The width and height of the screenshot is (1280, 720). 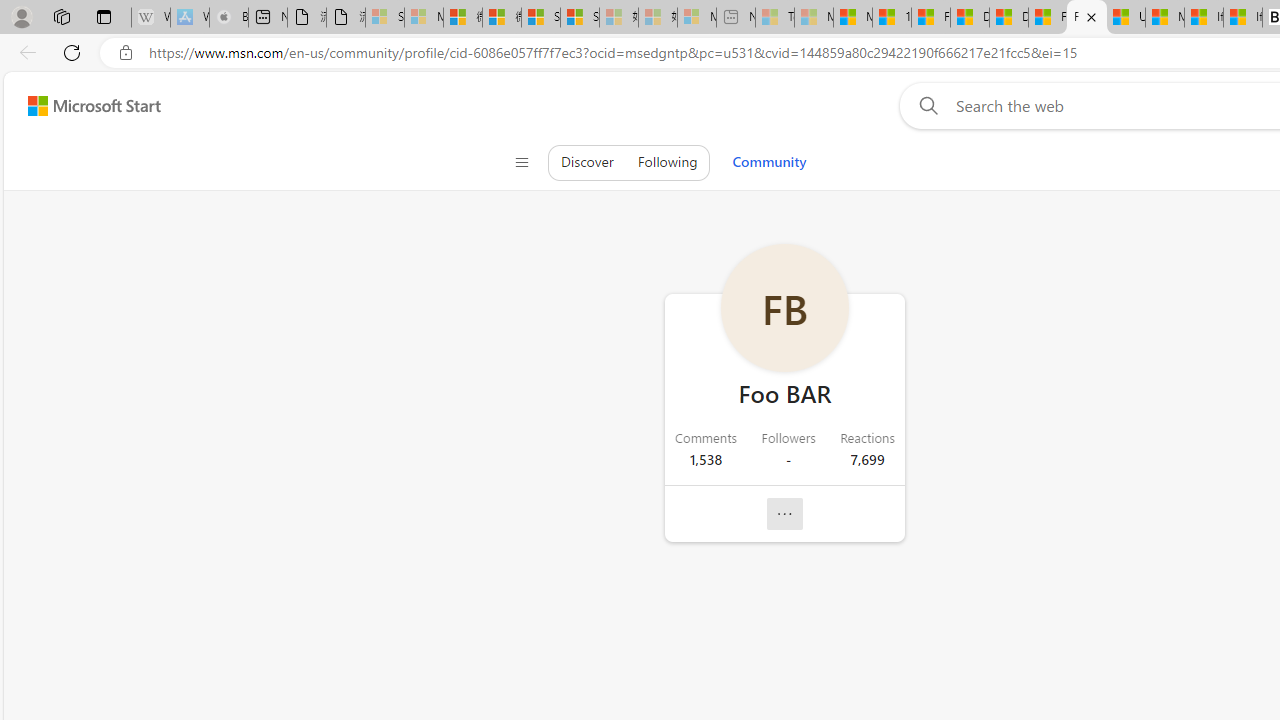 I want to click on 'Class: cwt-icon-vector', so click(x=784, y=513).